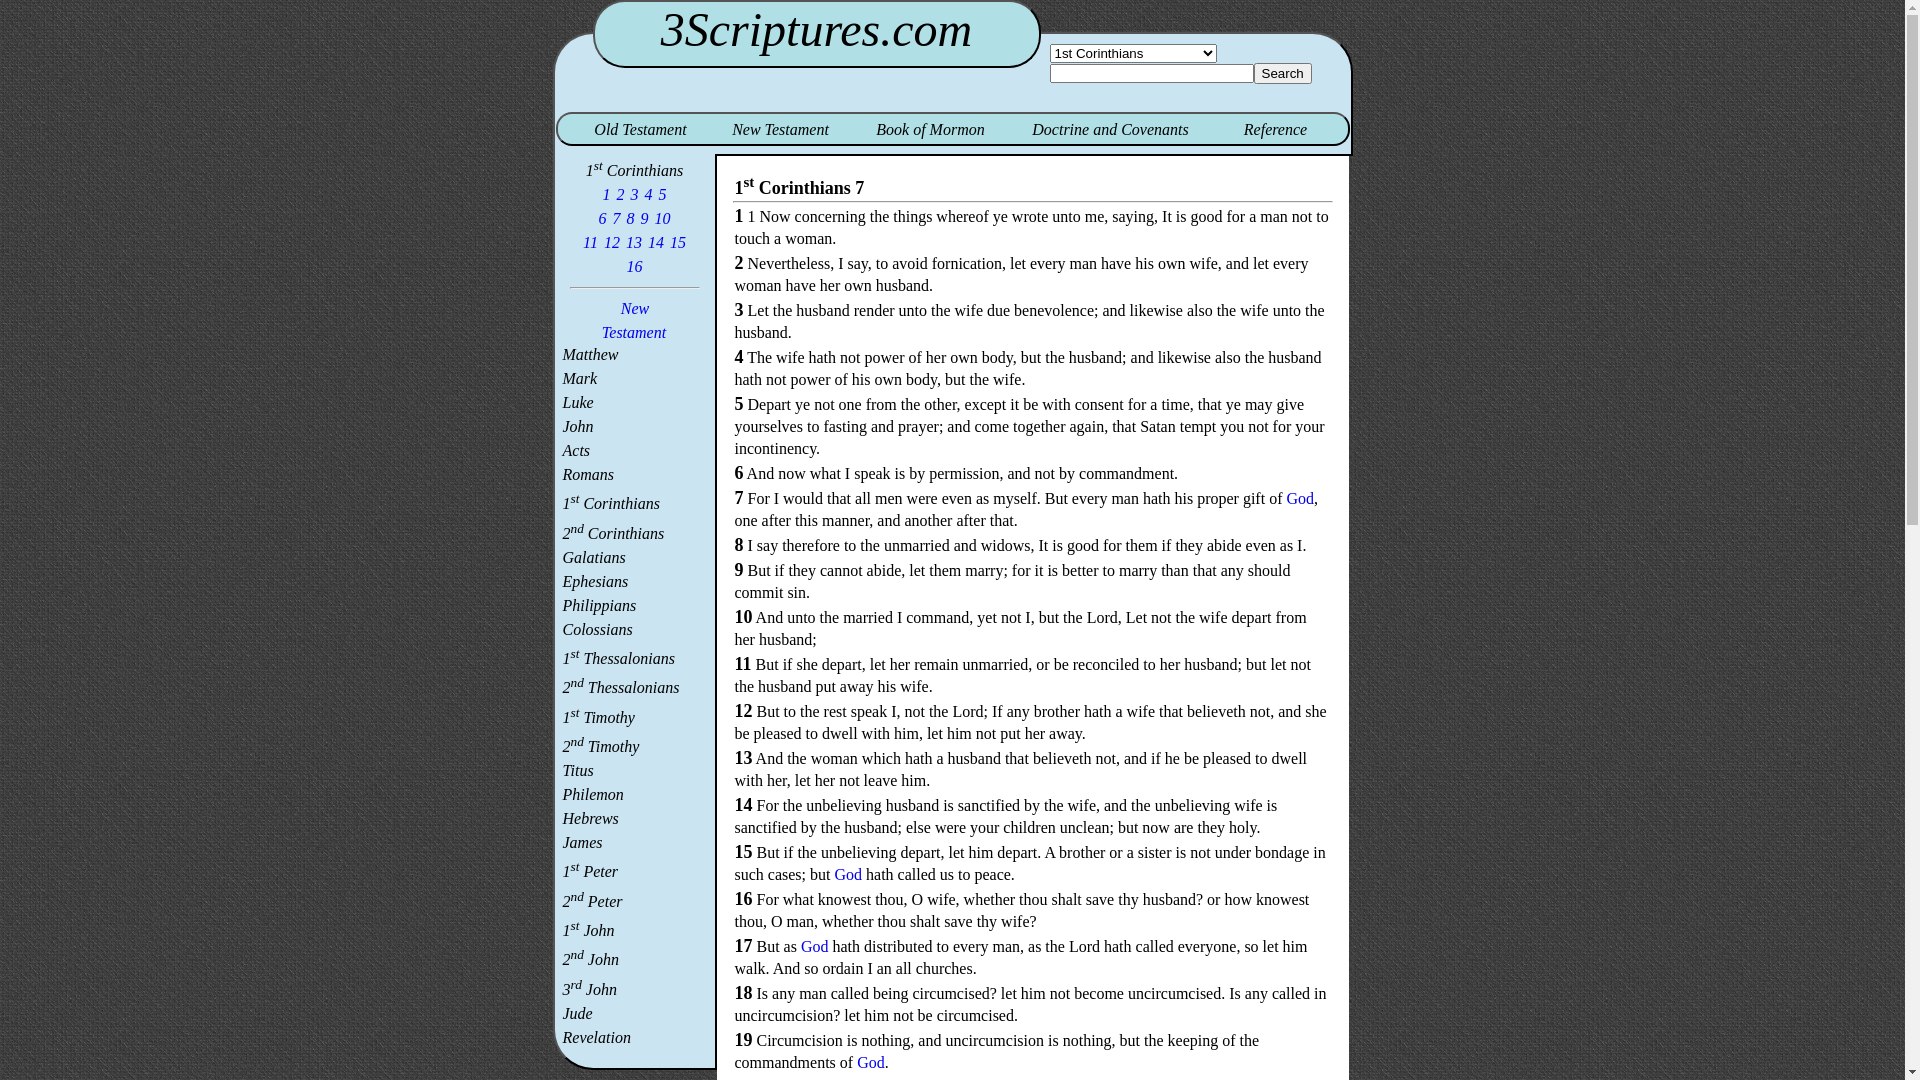  What do you see at coordinates (633, 319) in the screenshot?
I see `'New` at bounding box center [633, 319].